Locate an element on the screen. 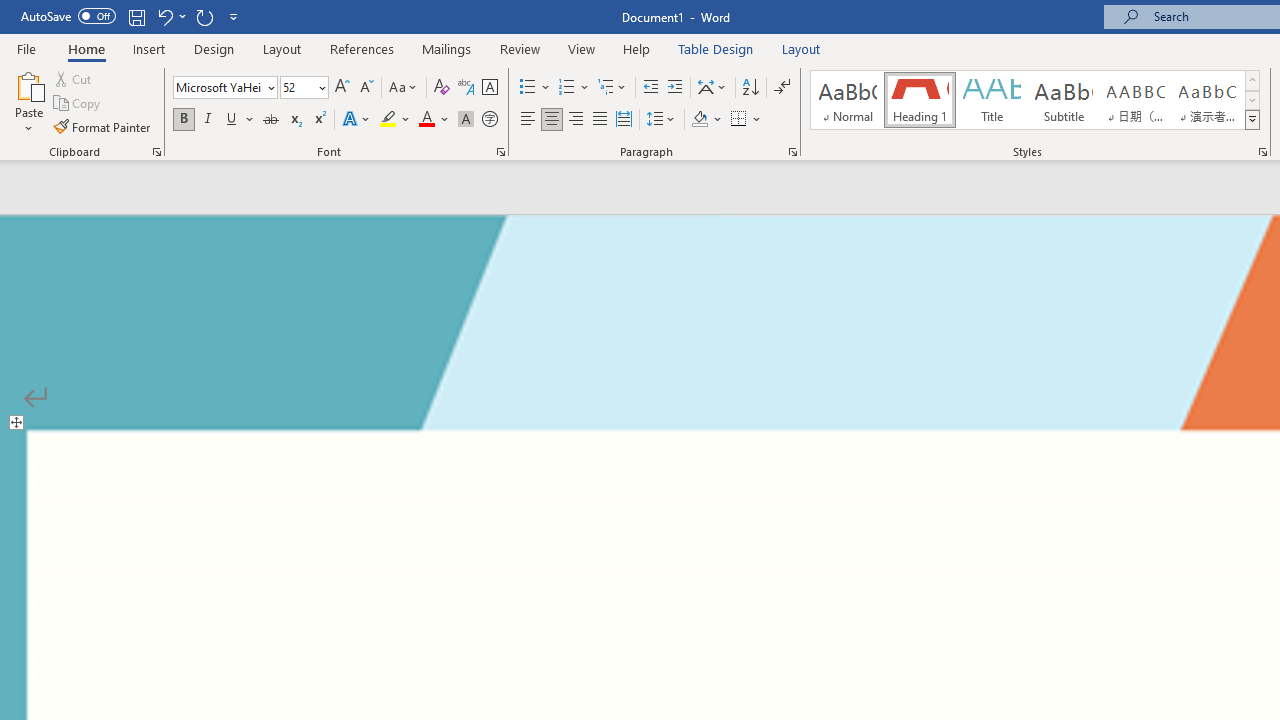  'Align Right' is located at coordinates (575, 119).